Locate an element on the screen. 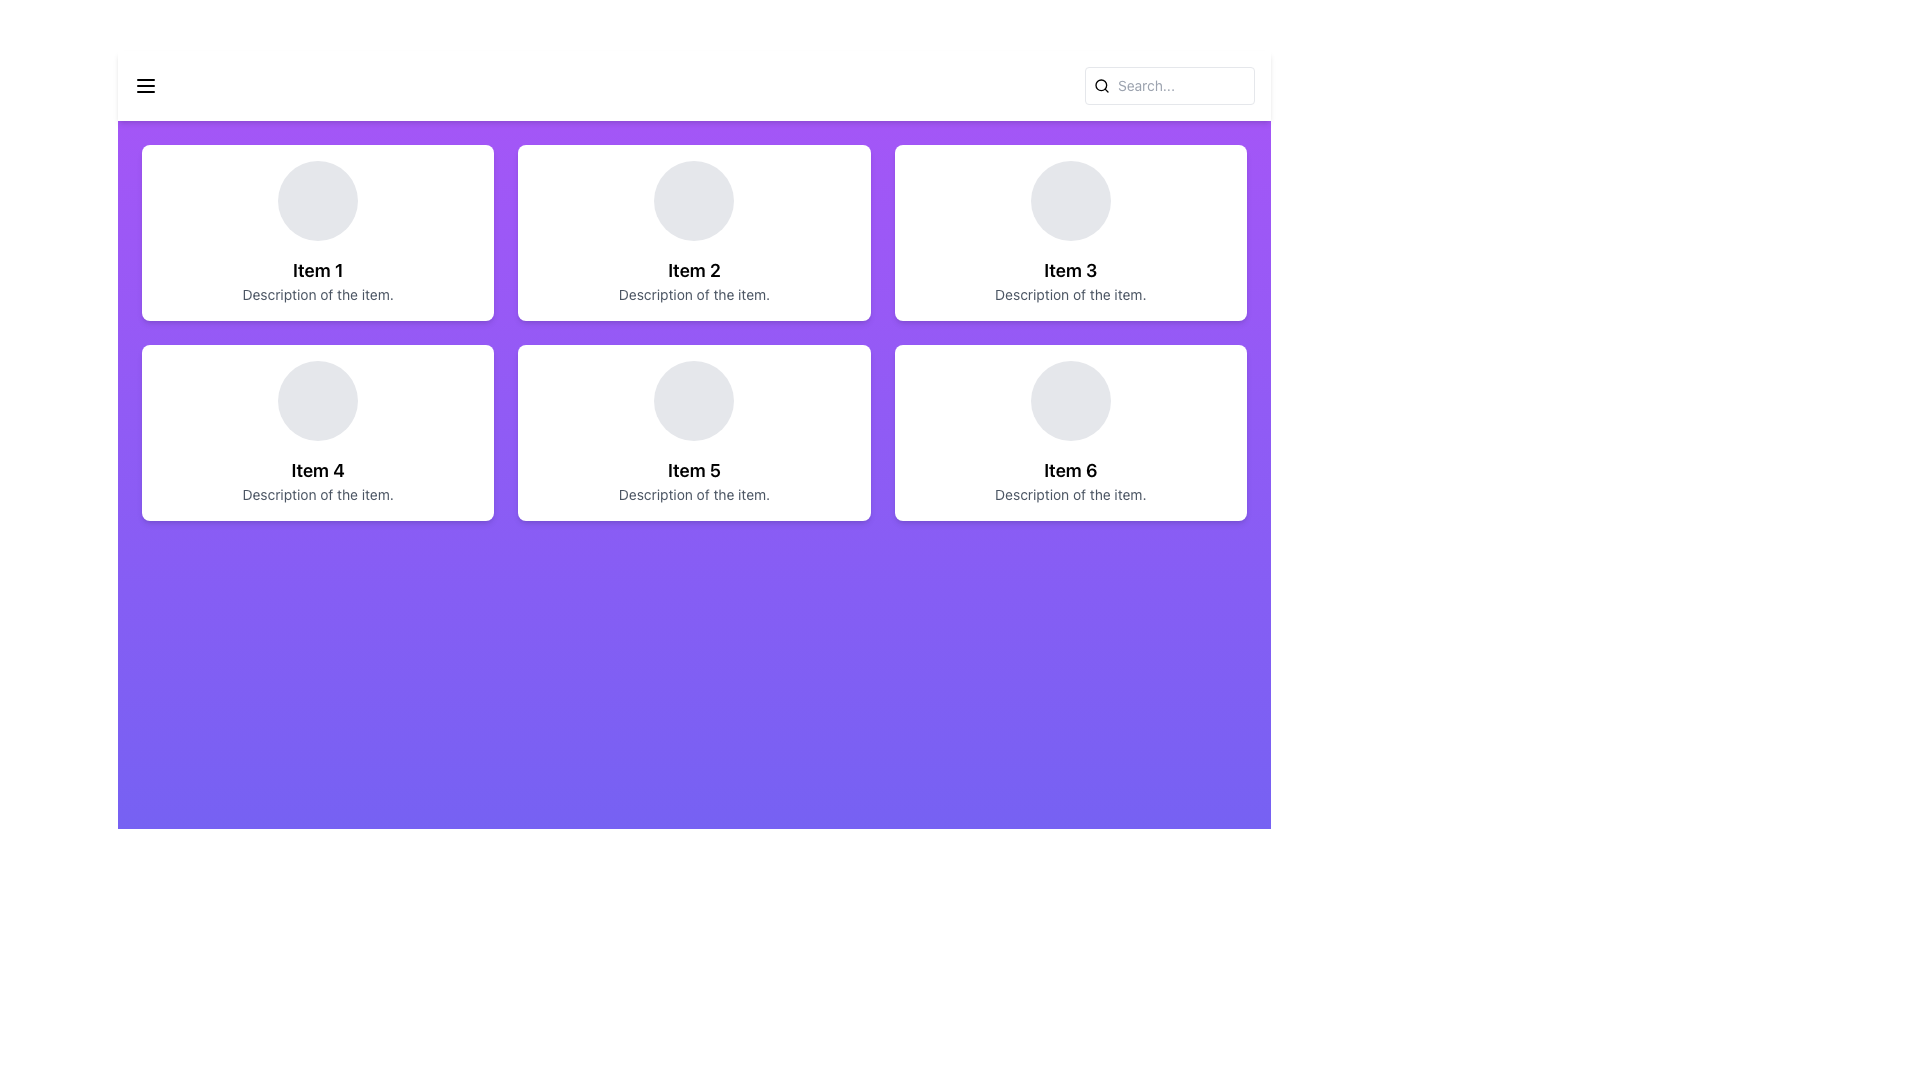 This screenshot has height=1080, width=1920. the search icon positioned near the left edge of the search bar, which indicates the search functionality is located at coordinates (1101, 84).